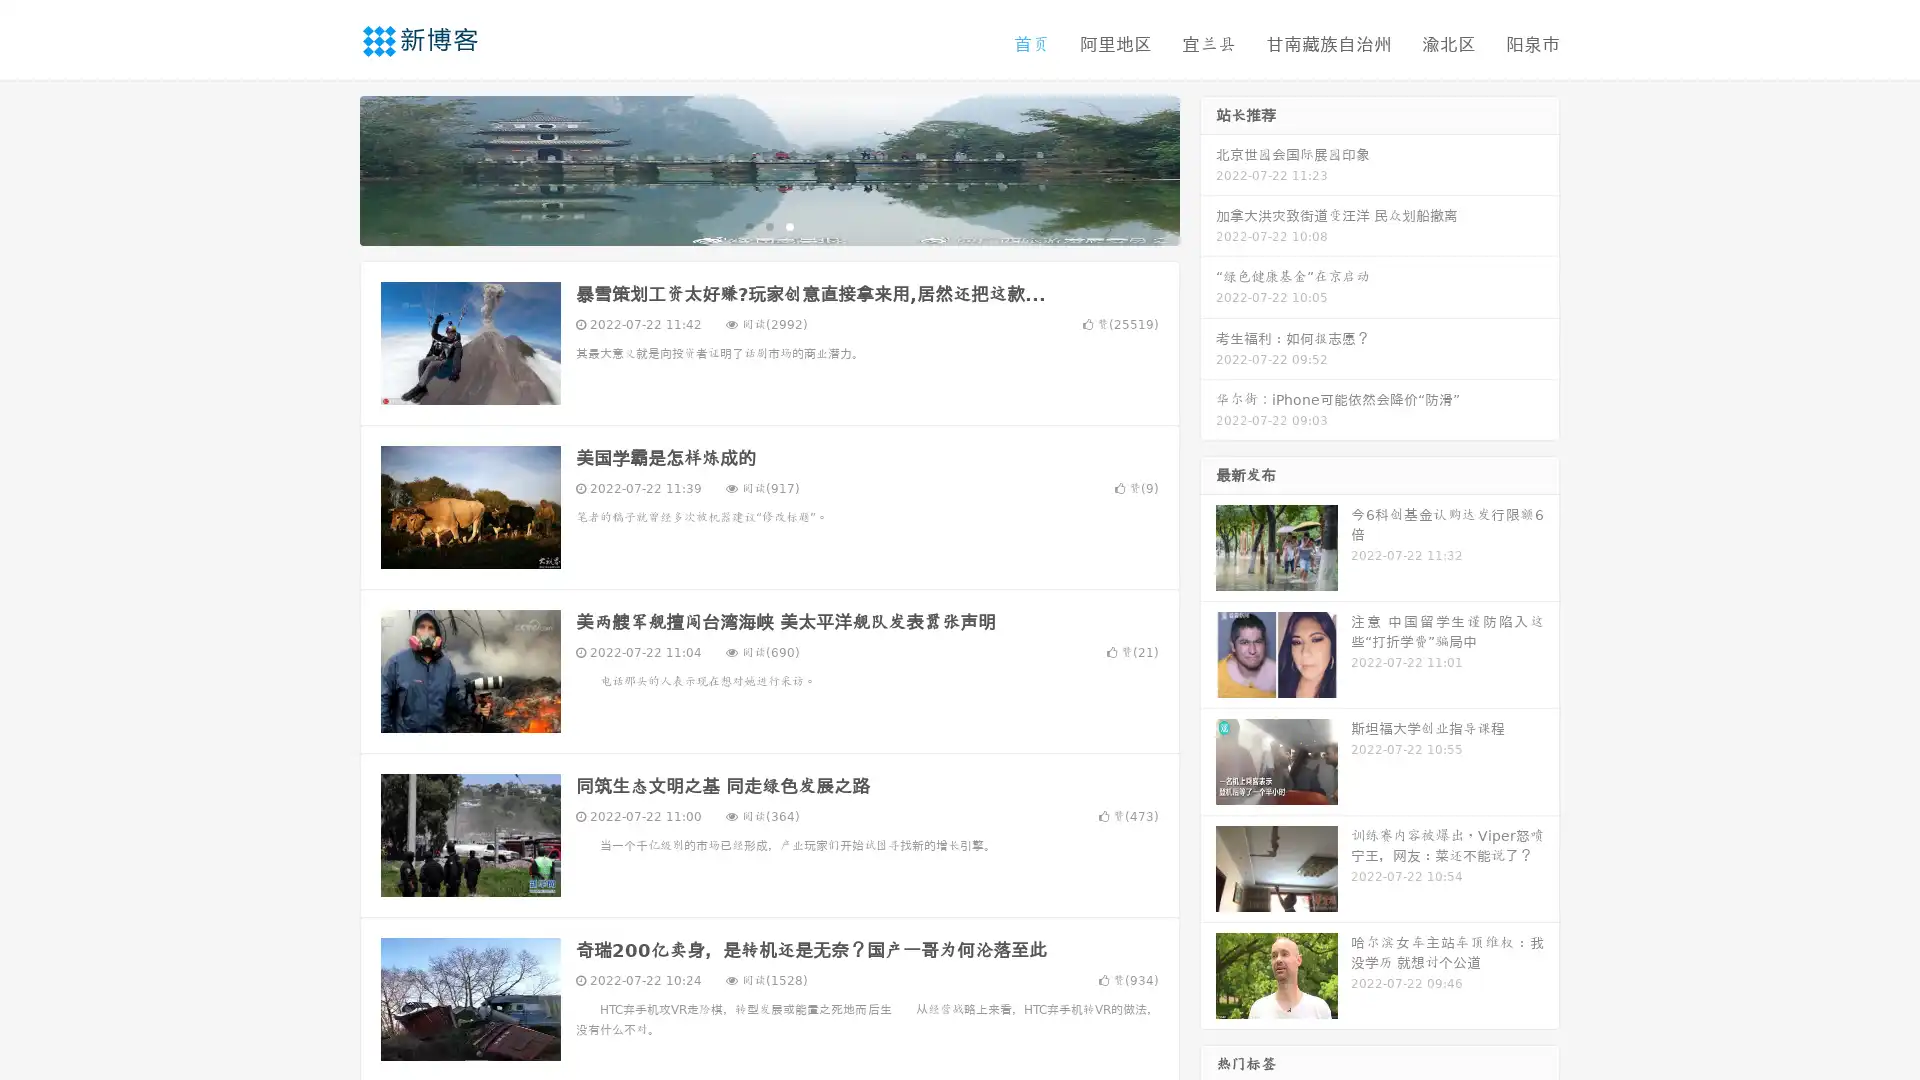 Image resolution: width=1920 pixels, height=1080 pixels. Describe the element at coordinates (768, 225) in the screenshot. I see `Go to slide 2` at that location.